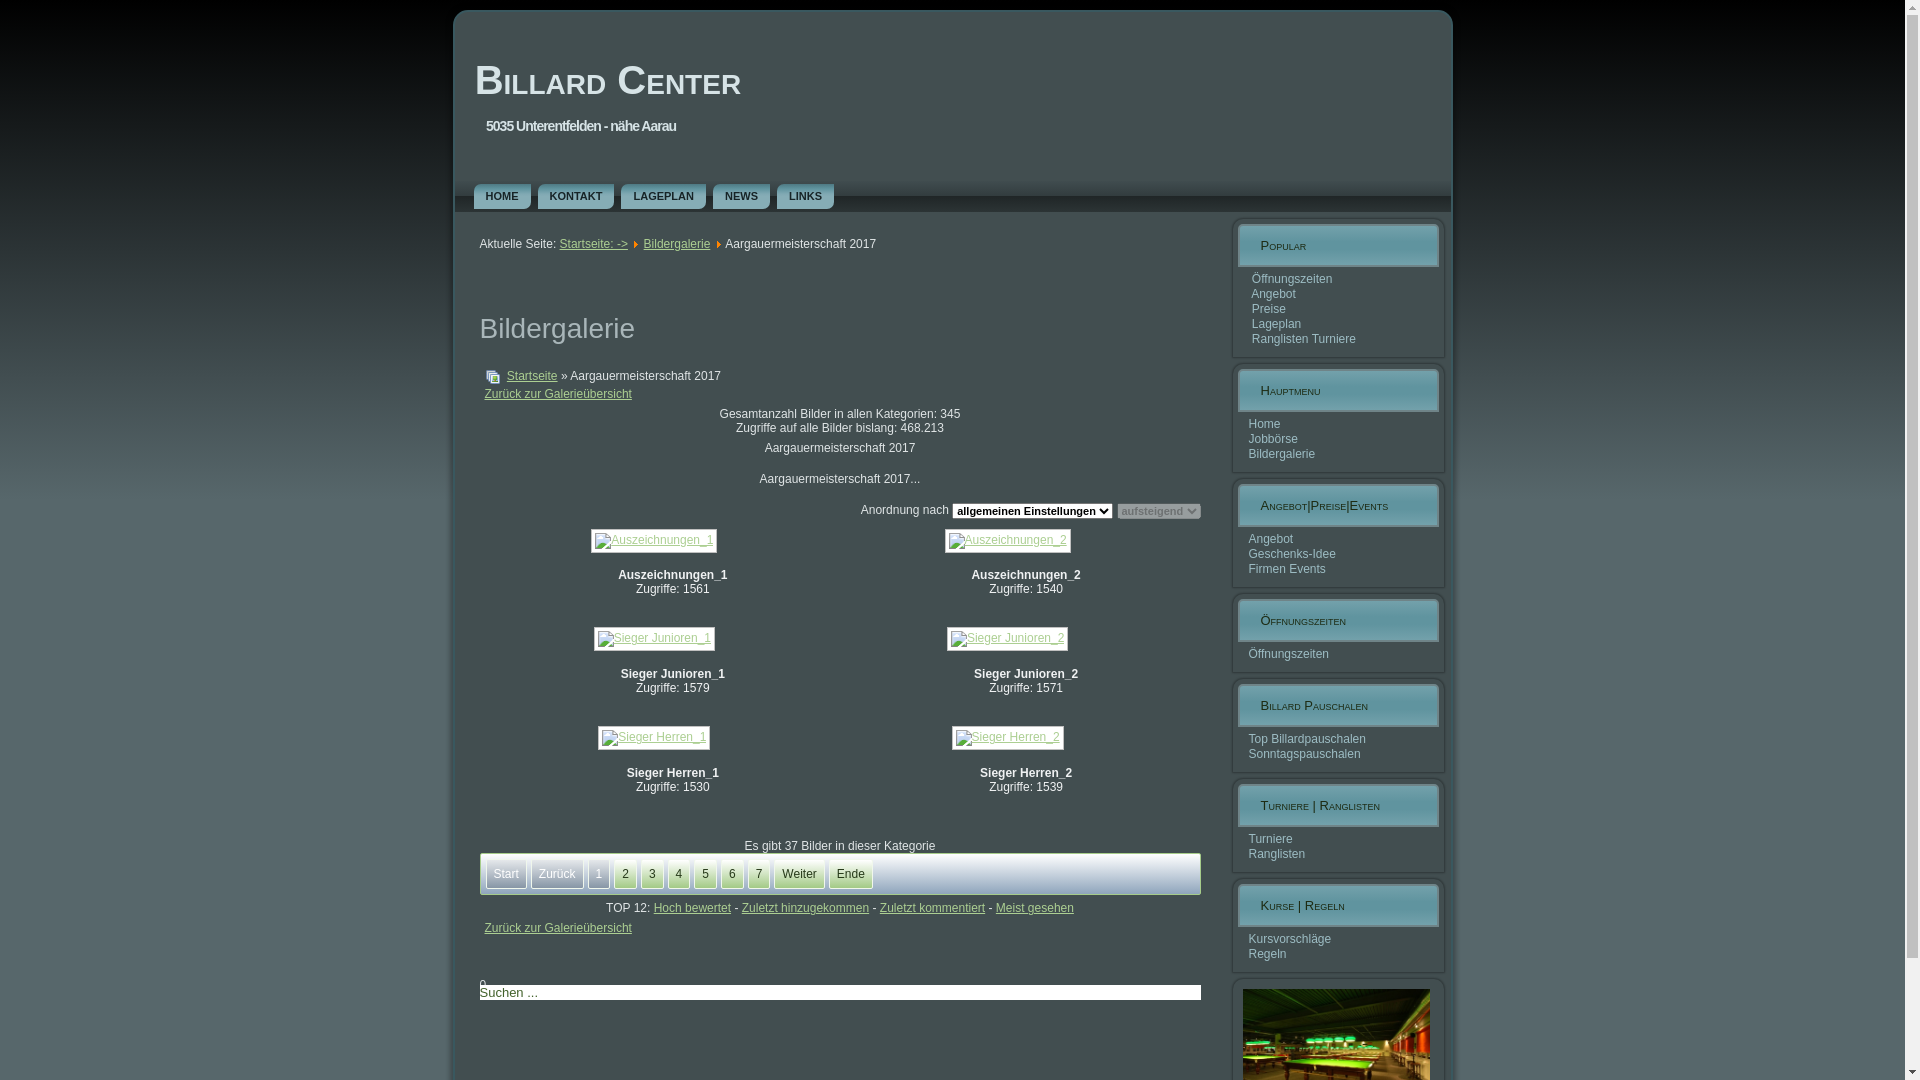 The width and height of the screenshot is (1920, 1080). What do you see at coordinates (805, 907) in the screenshot?
I see `'Zuletzt hinzugekommen'` at bounding box center [805, 907].